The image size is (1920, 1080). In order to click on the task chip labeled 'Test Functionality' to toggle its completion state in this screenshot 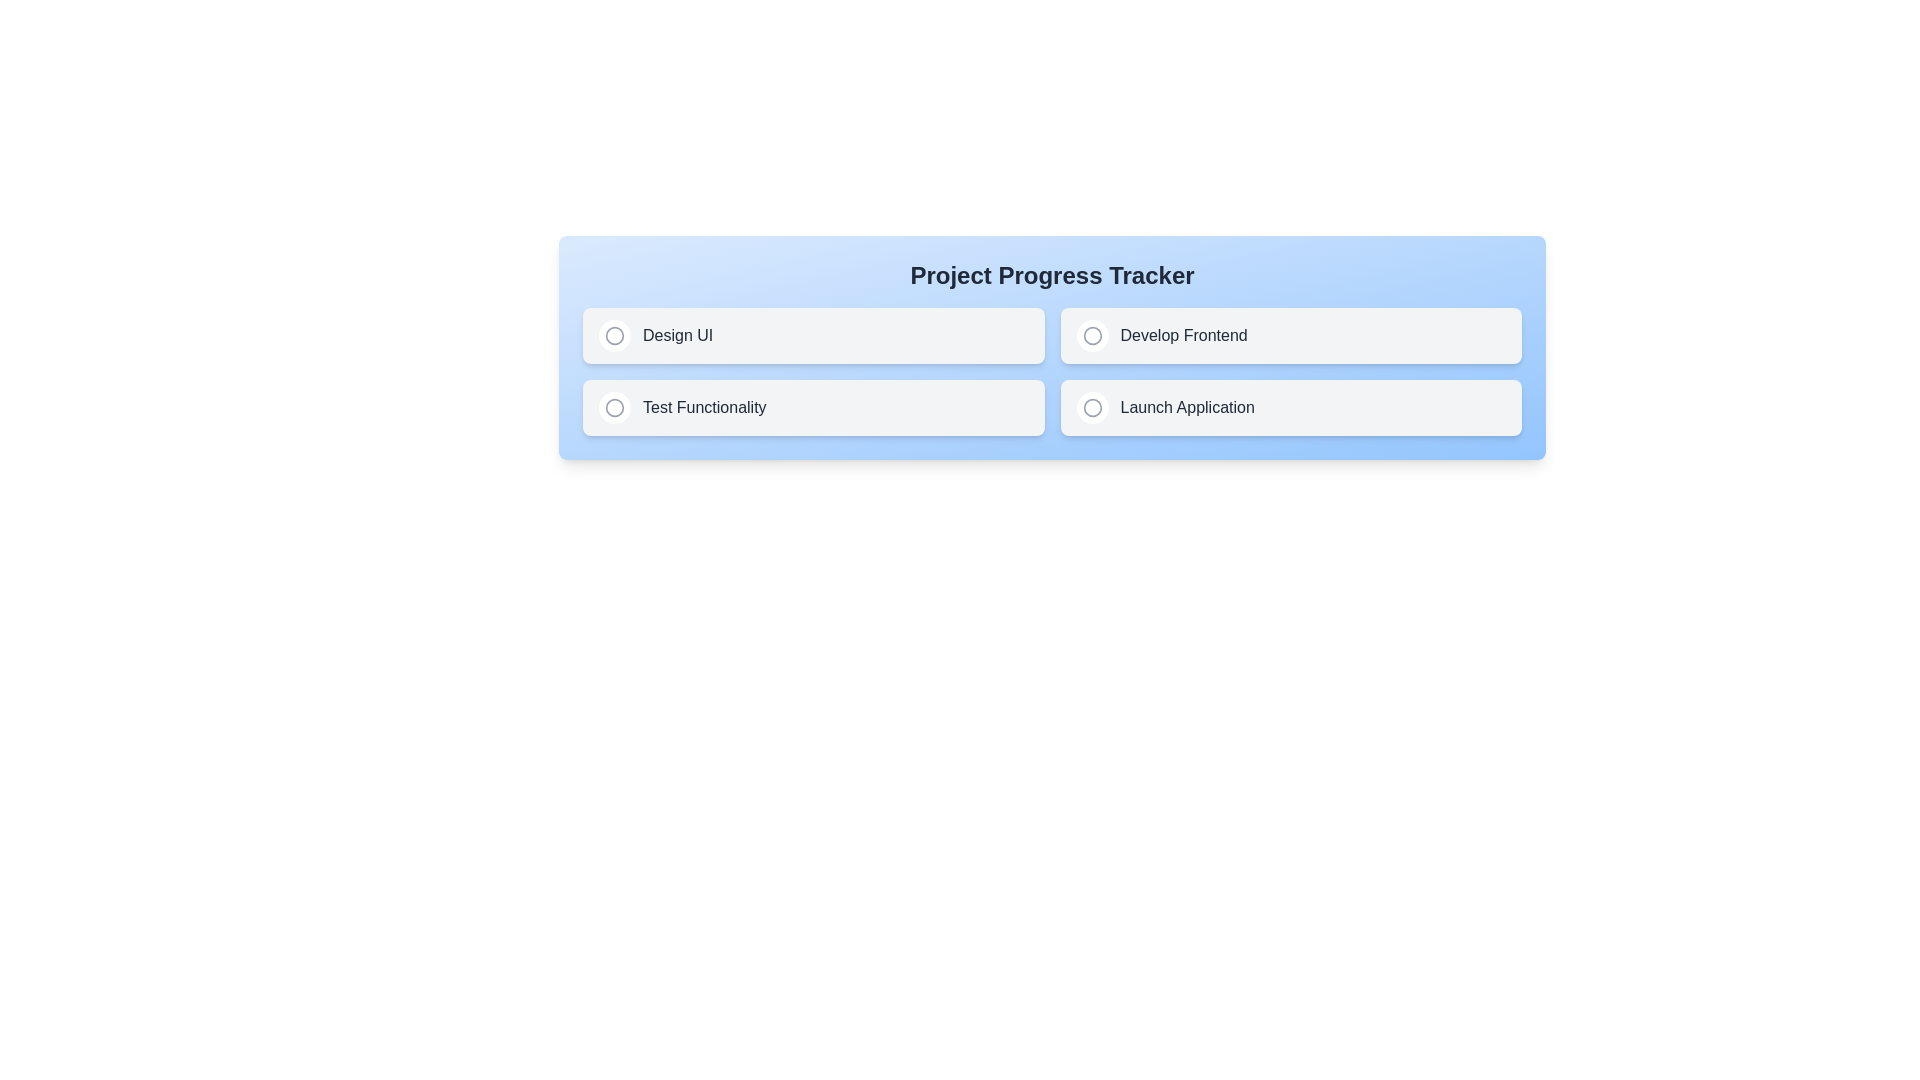, I will do `click(813, 407)`.